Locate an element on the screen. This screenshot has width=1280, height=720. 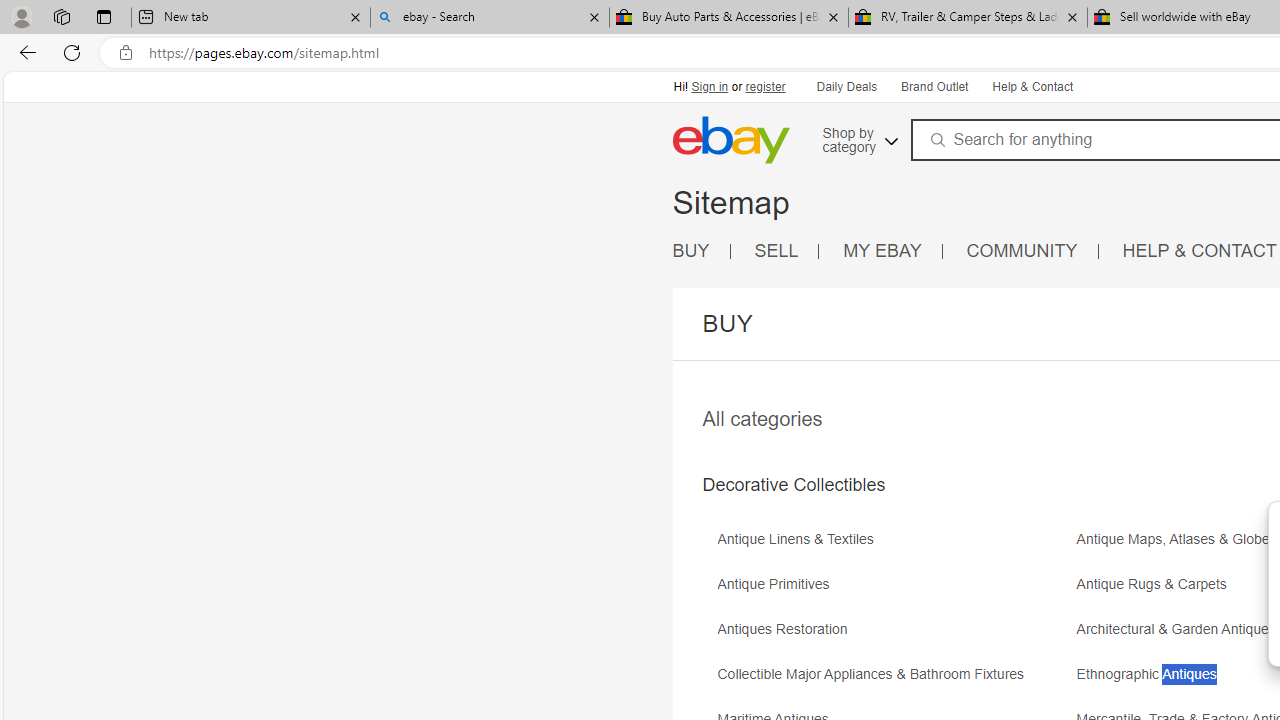
'Daily Deals' is located at coordinates (846, 85).